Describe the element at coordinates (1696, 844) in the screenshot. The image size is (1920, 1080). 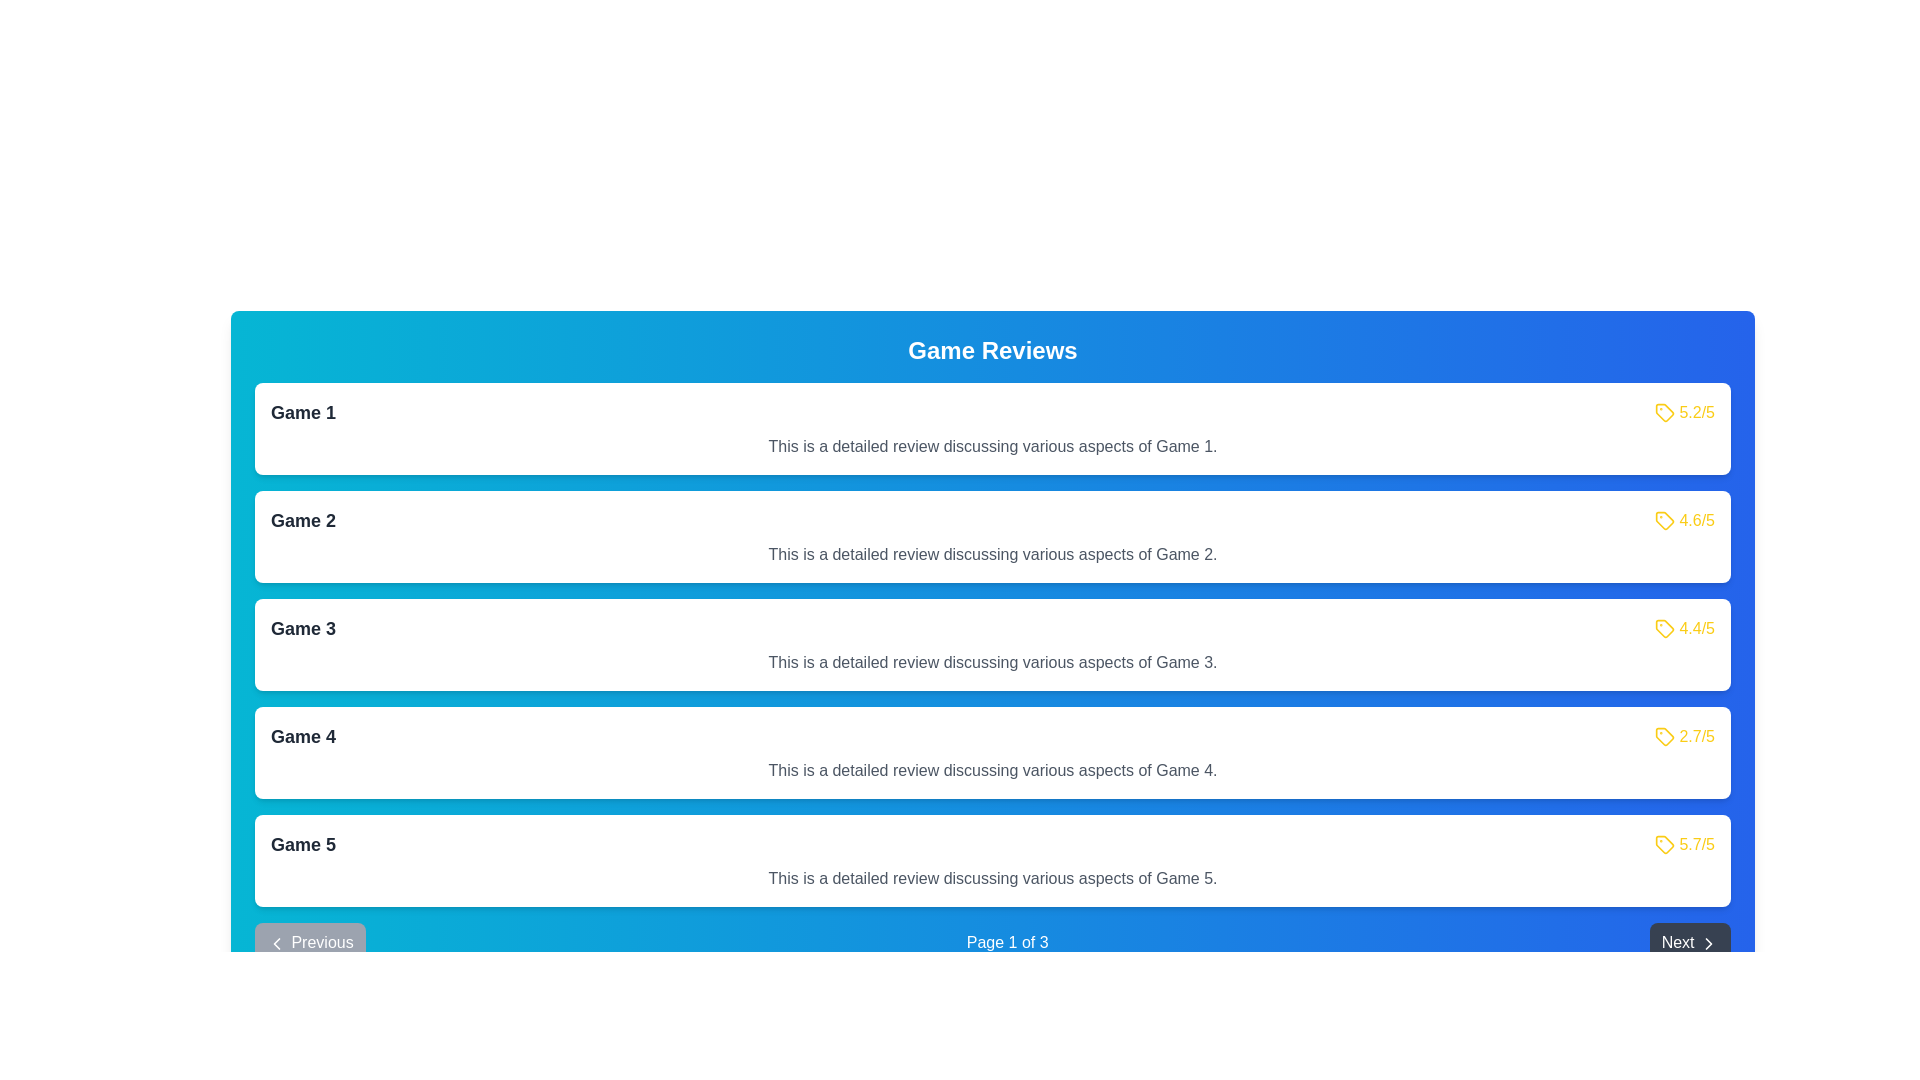
I see `displayed rating value from the text element located at the bottom right of the fifth information card, which shows a score or feedback related to adjacent content` at that location.